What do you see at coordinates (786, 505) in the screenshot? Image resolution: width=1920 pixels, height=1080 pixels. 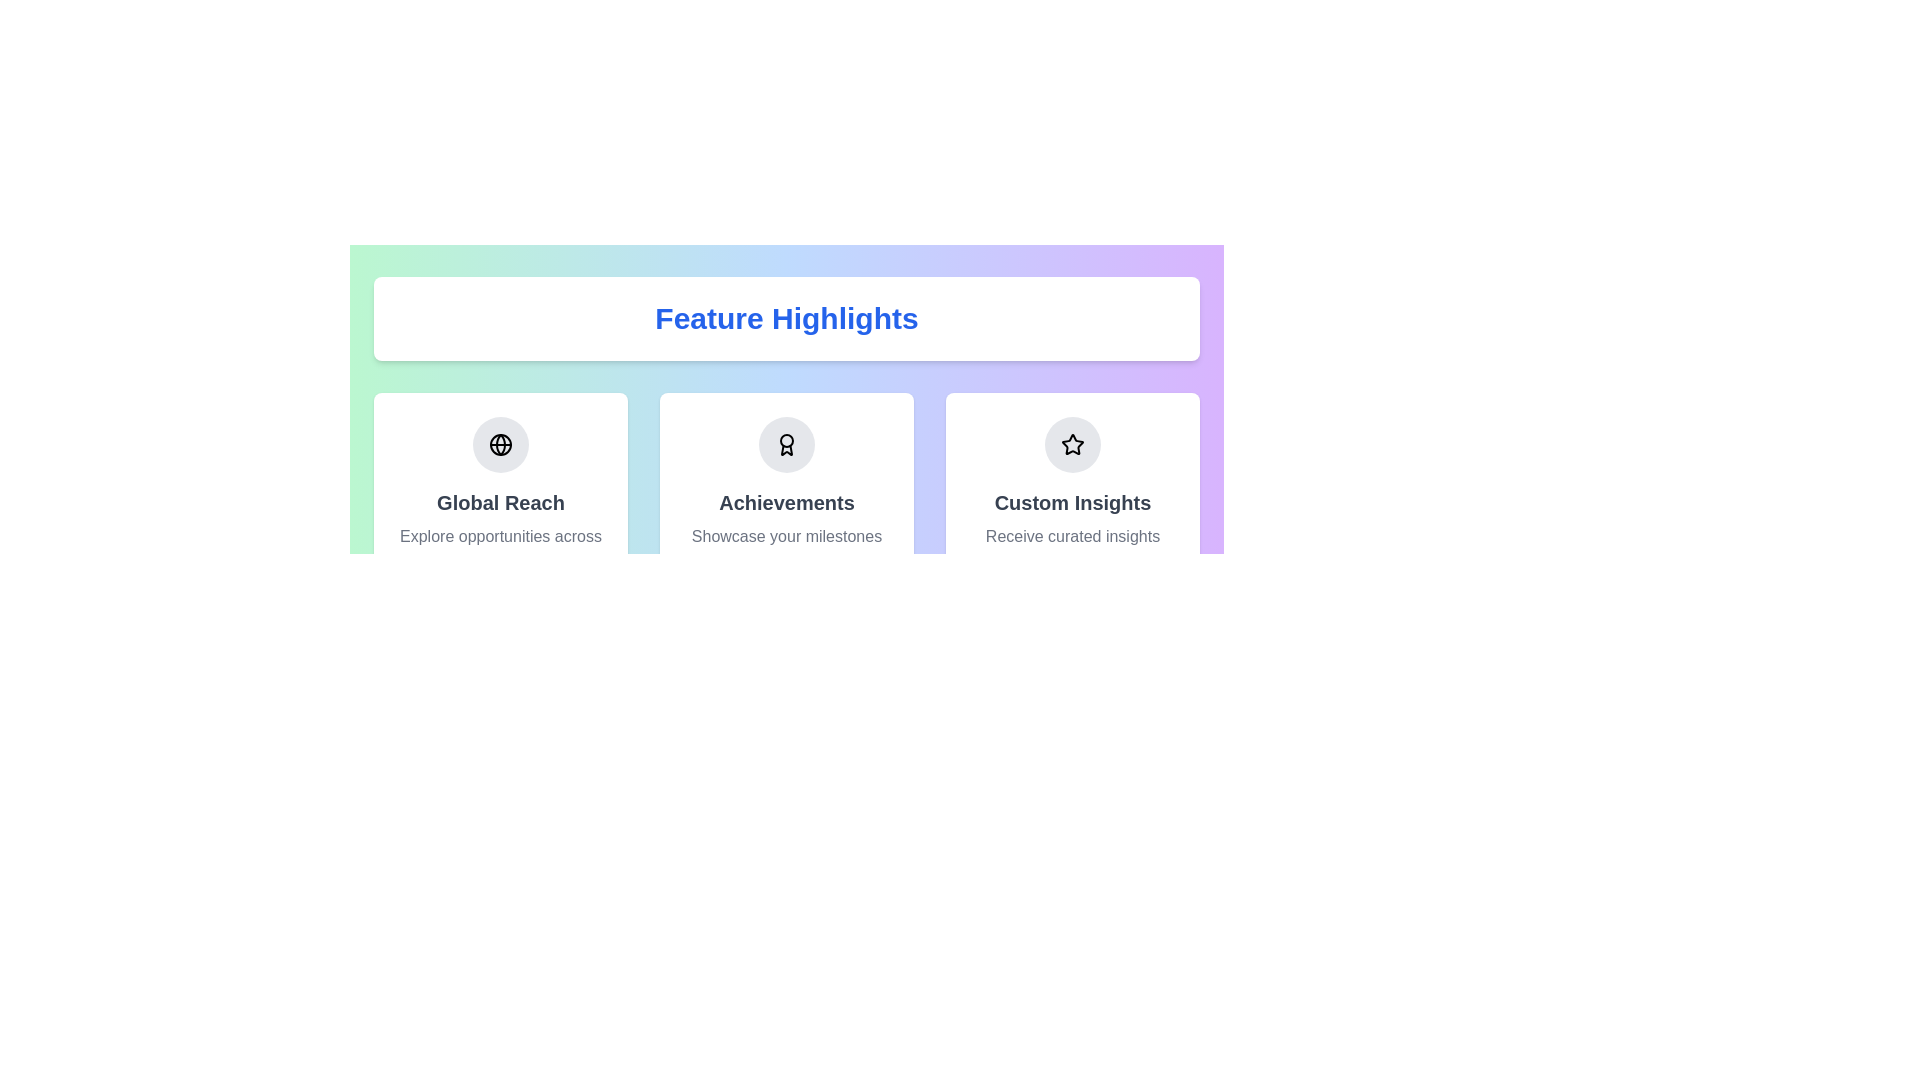 I see `the center of the Grid layout containing feature description cards to observe any hover effects on the sections ('Global Reach', 'Achievements', 'Custom Insights')` at bounding box center [786, 505].